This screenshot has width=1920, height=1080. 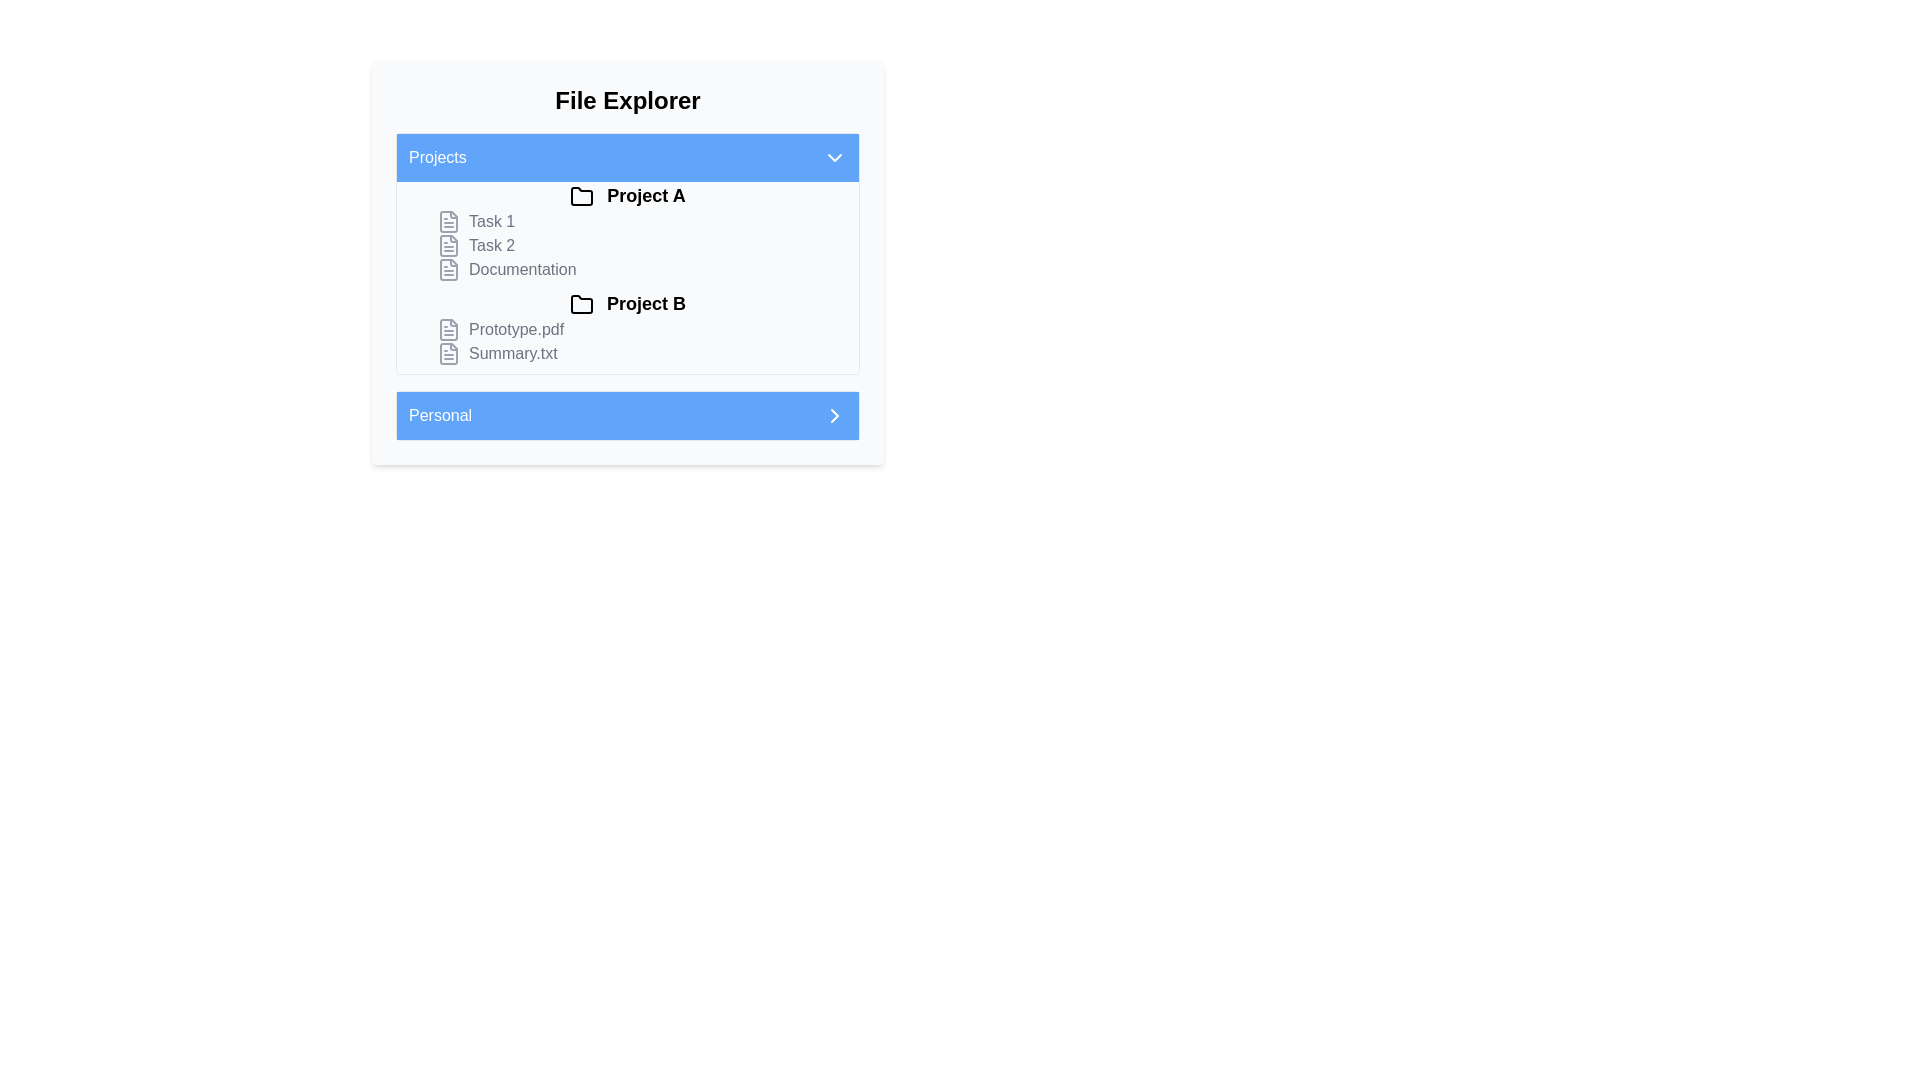 I want to click on the right-facing chevron arrow icon with a minimalist line design, located in the blue rectangular background of the 'Personal' section, so click(x=835, y=415).